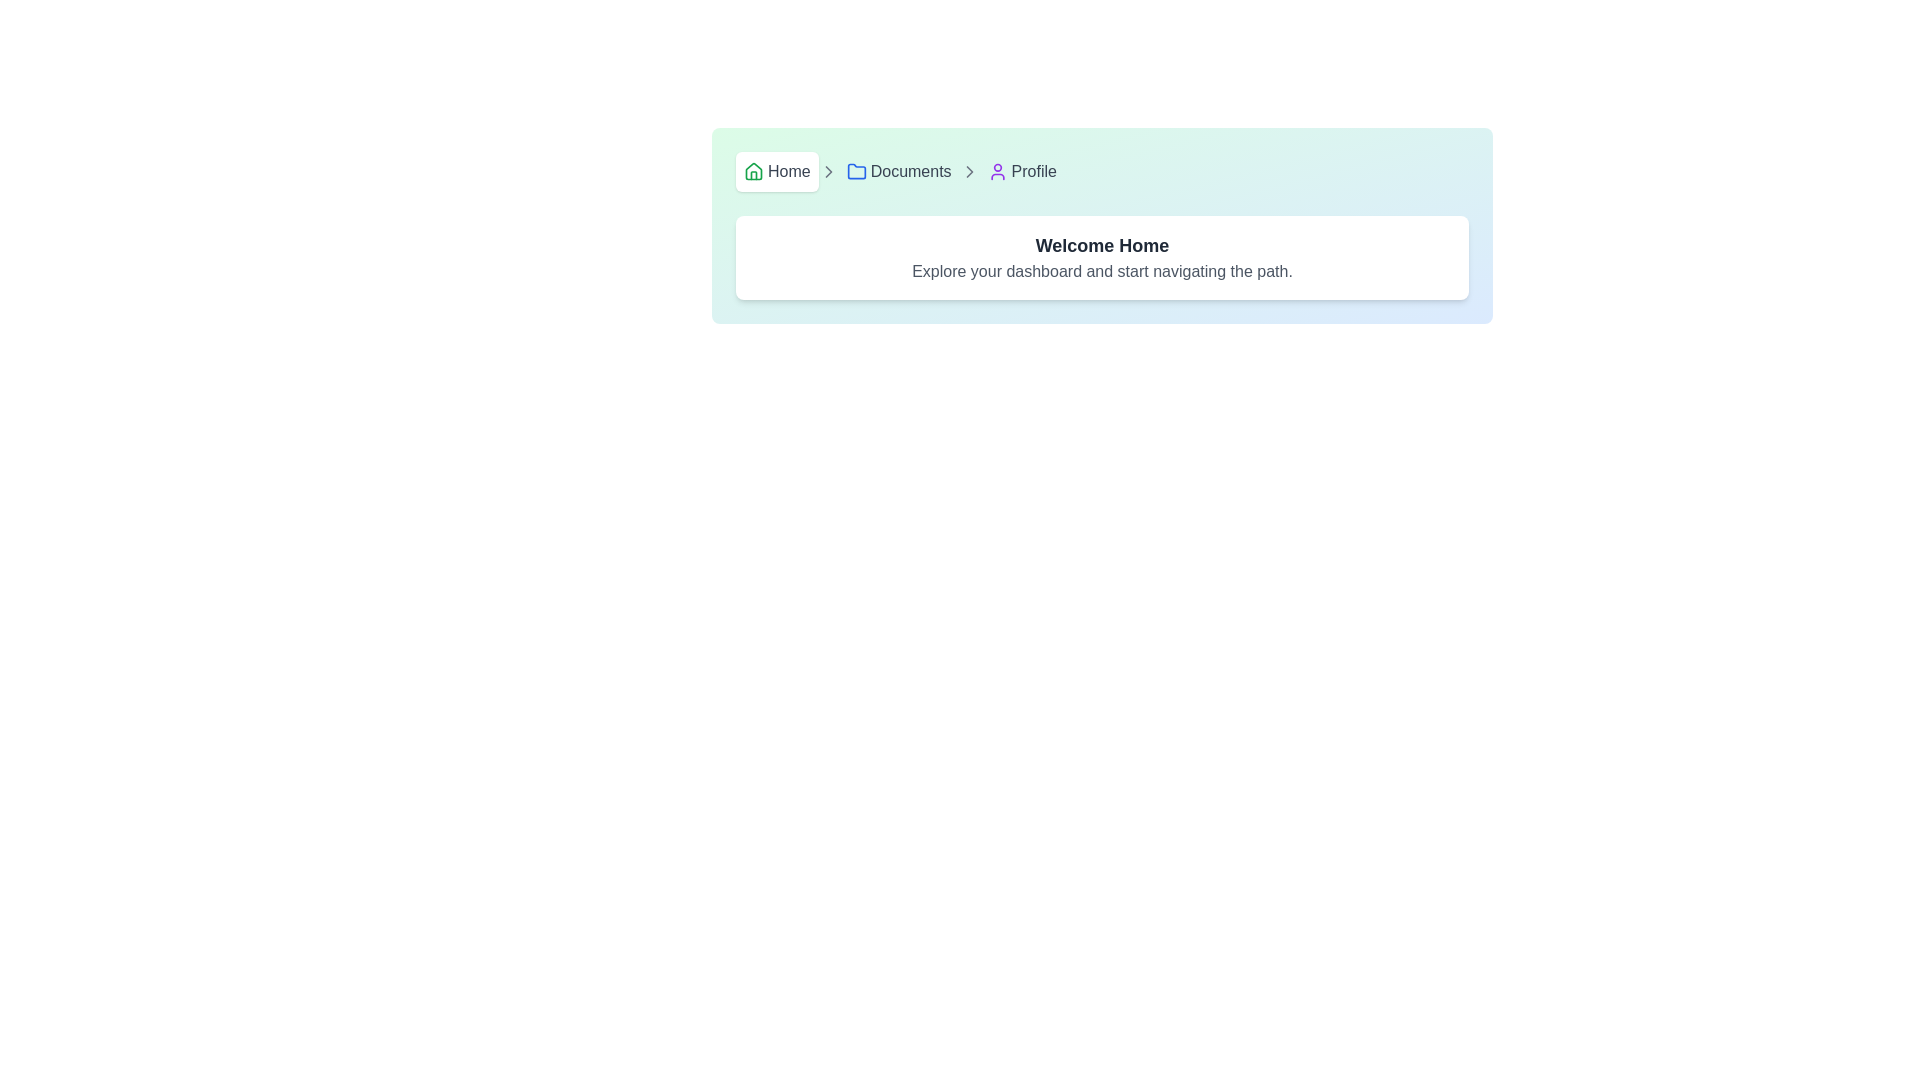 This screenshot has height=1080, width=1920. Describe the element at coordinates (910, 171) in the screenshot. I see `the 'Documents' label` at that location.